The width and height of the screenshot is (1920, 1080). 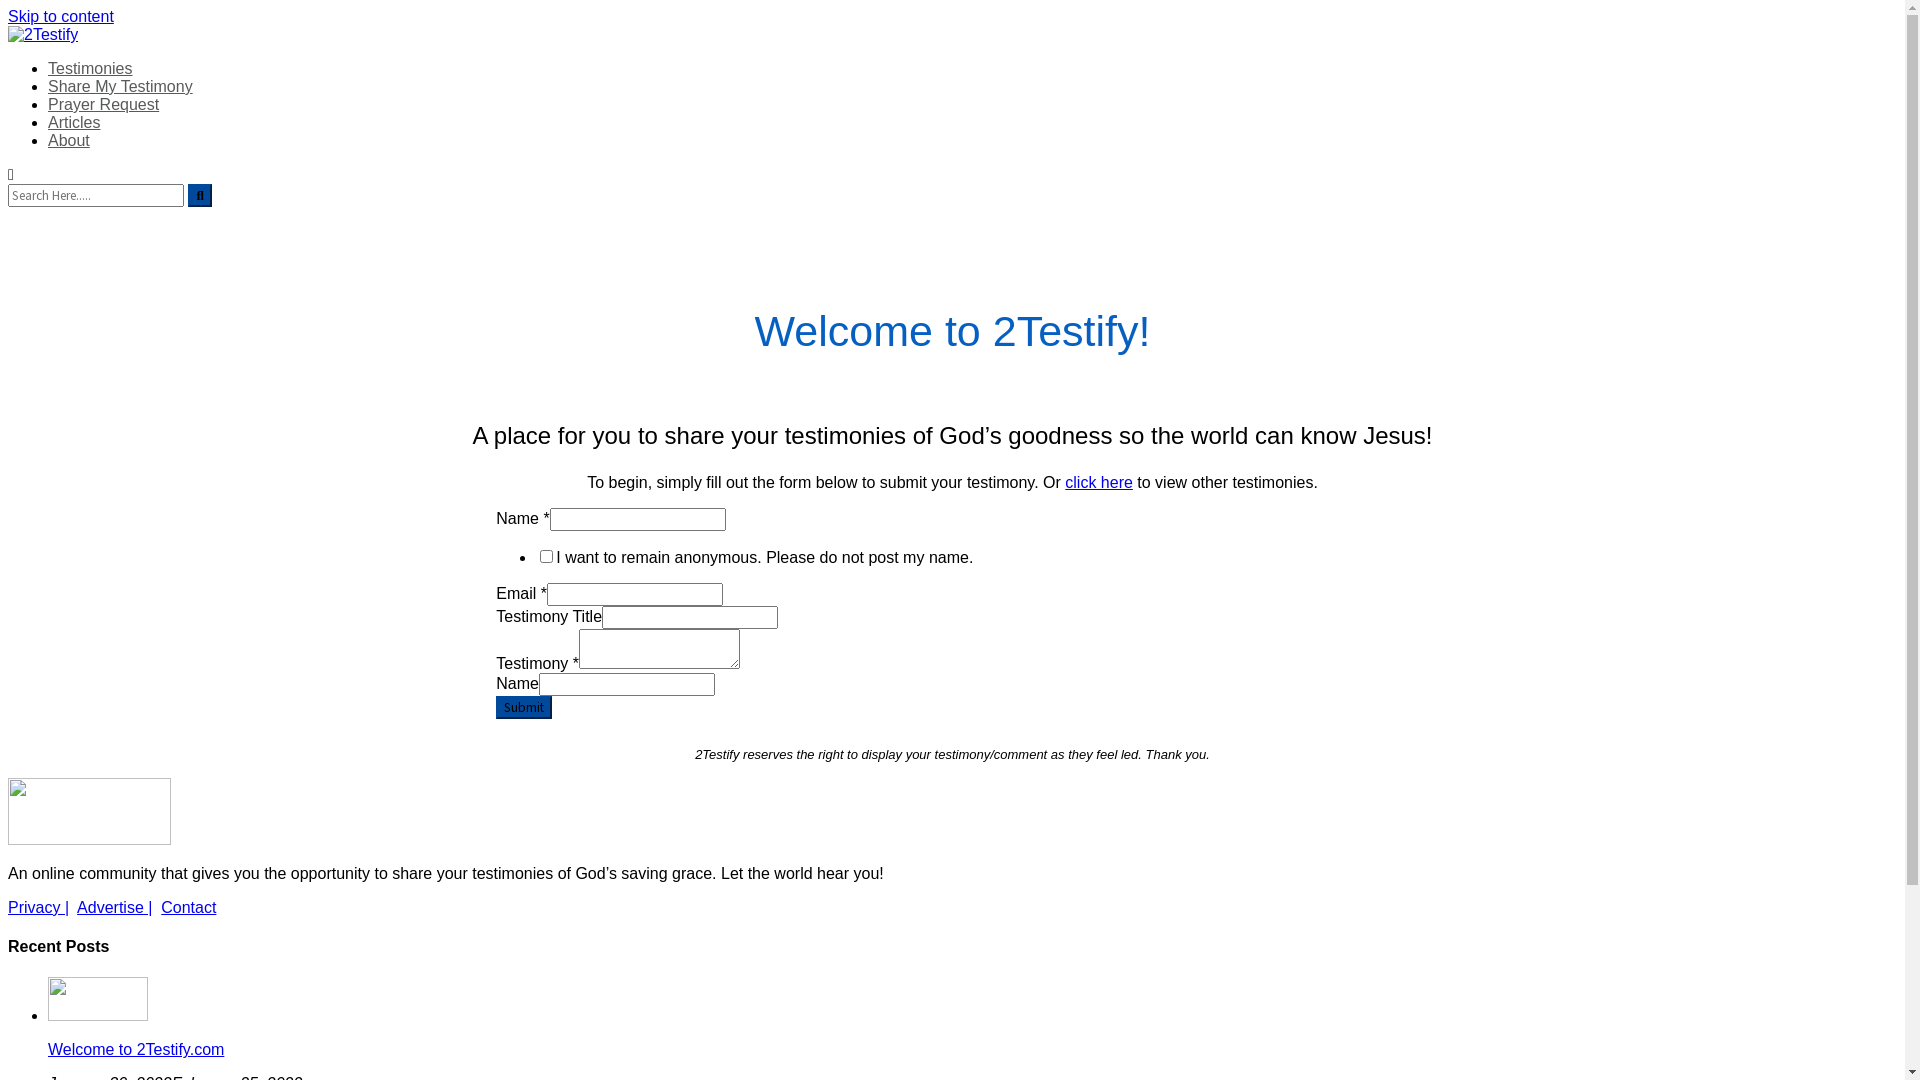 I want to click on 'Skip to content', so click(x=61, y=16).